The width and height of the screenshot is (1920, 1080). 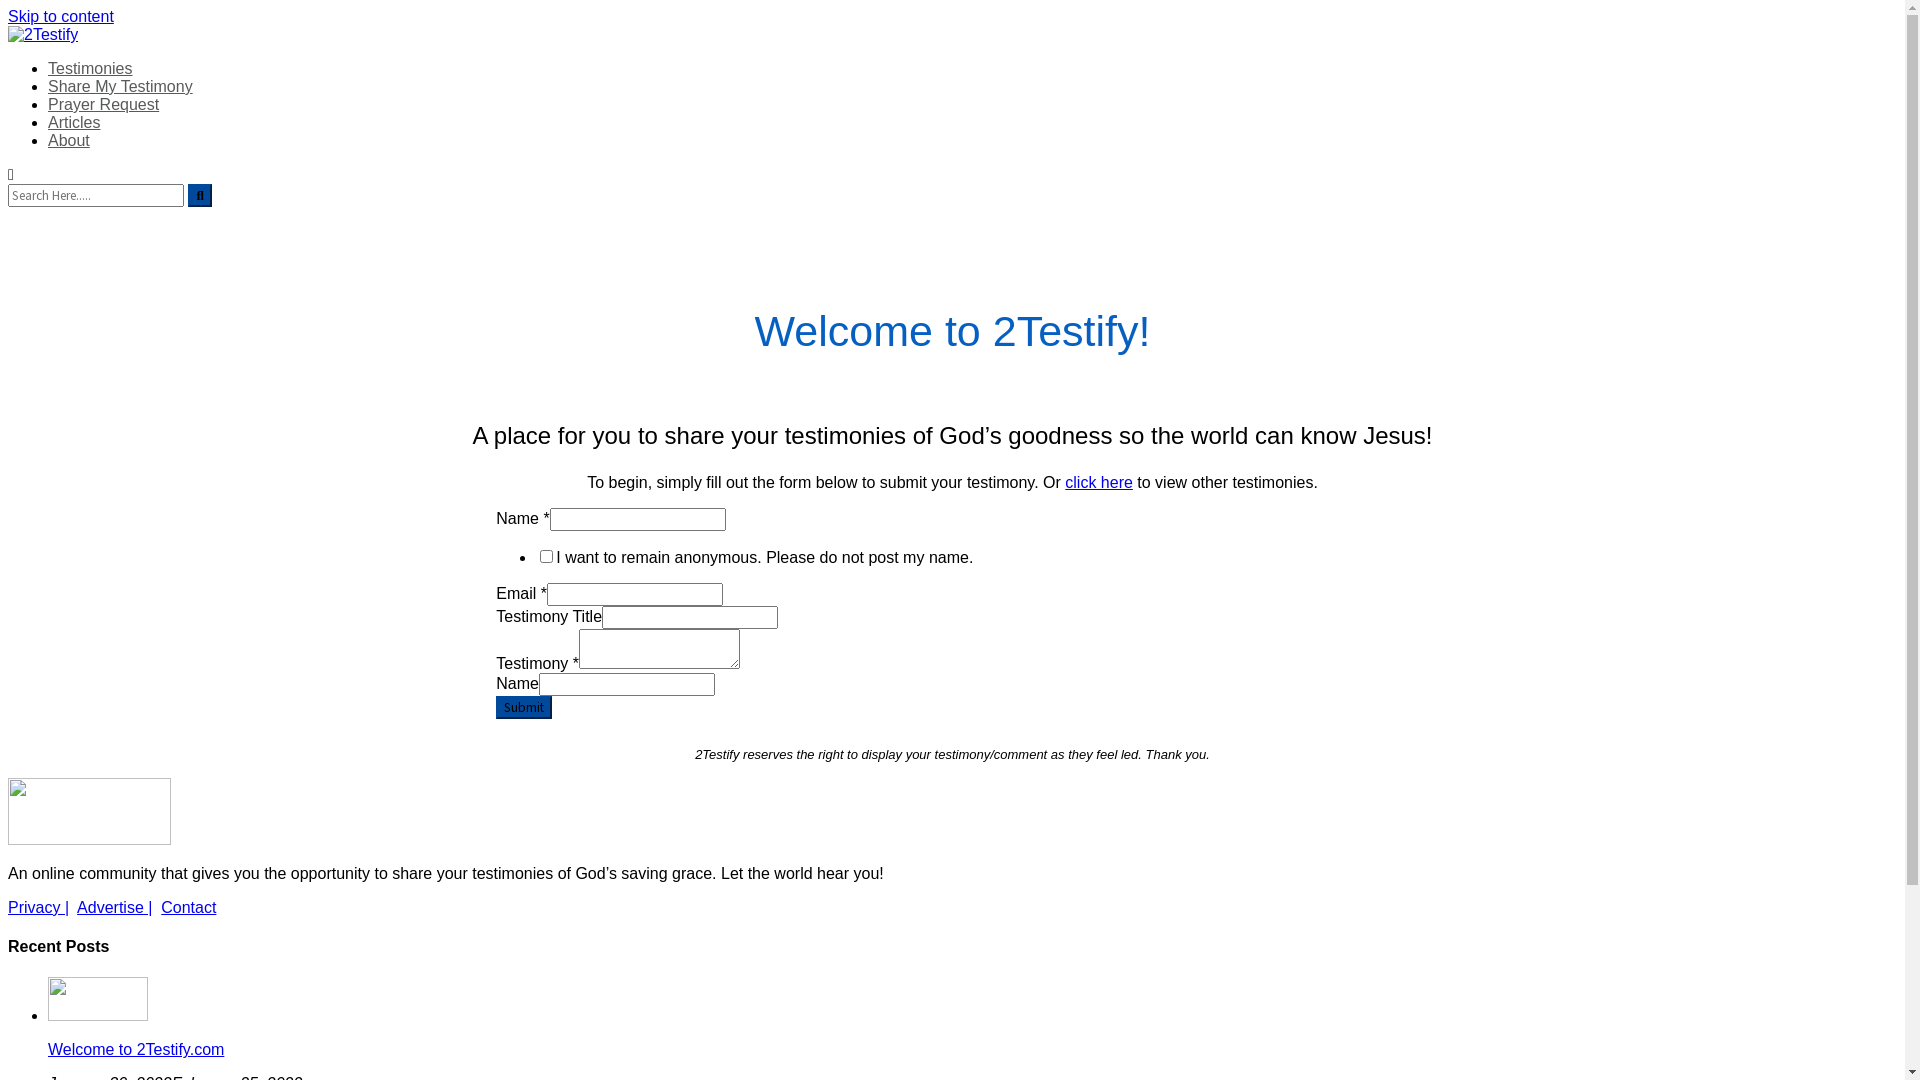 I want to click on 'Skip to content', so click(x=61, y=16).